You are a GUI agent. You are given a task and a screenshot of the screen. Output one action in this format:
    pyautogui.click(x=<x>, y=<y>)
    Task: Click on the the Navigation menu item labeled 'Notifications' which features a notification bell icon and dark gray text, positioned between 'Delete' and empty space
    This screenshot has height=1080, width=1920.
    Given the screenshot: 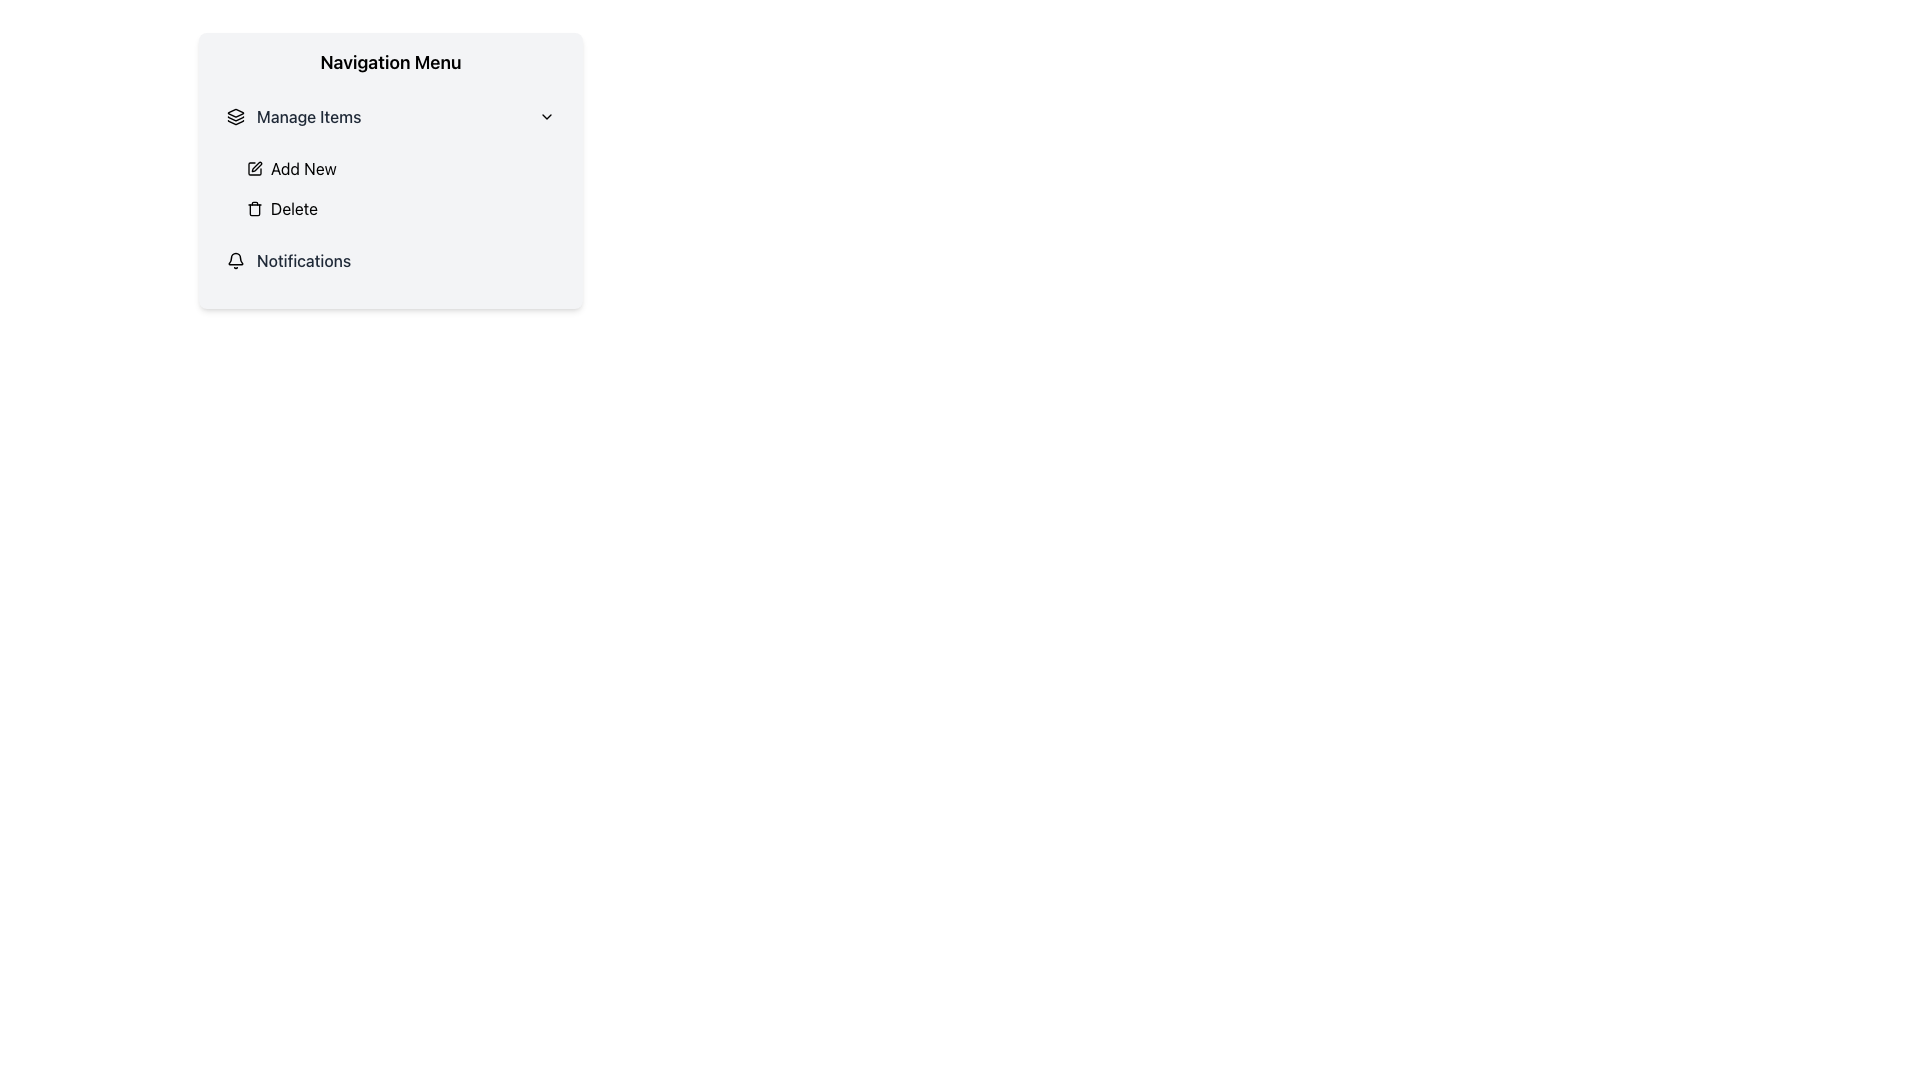 What is the action you would take?
    pyautogui.click(x=288, y=260)
    